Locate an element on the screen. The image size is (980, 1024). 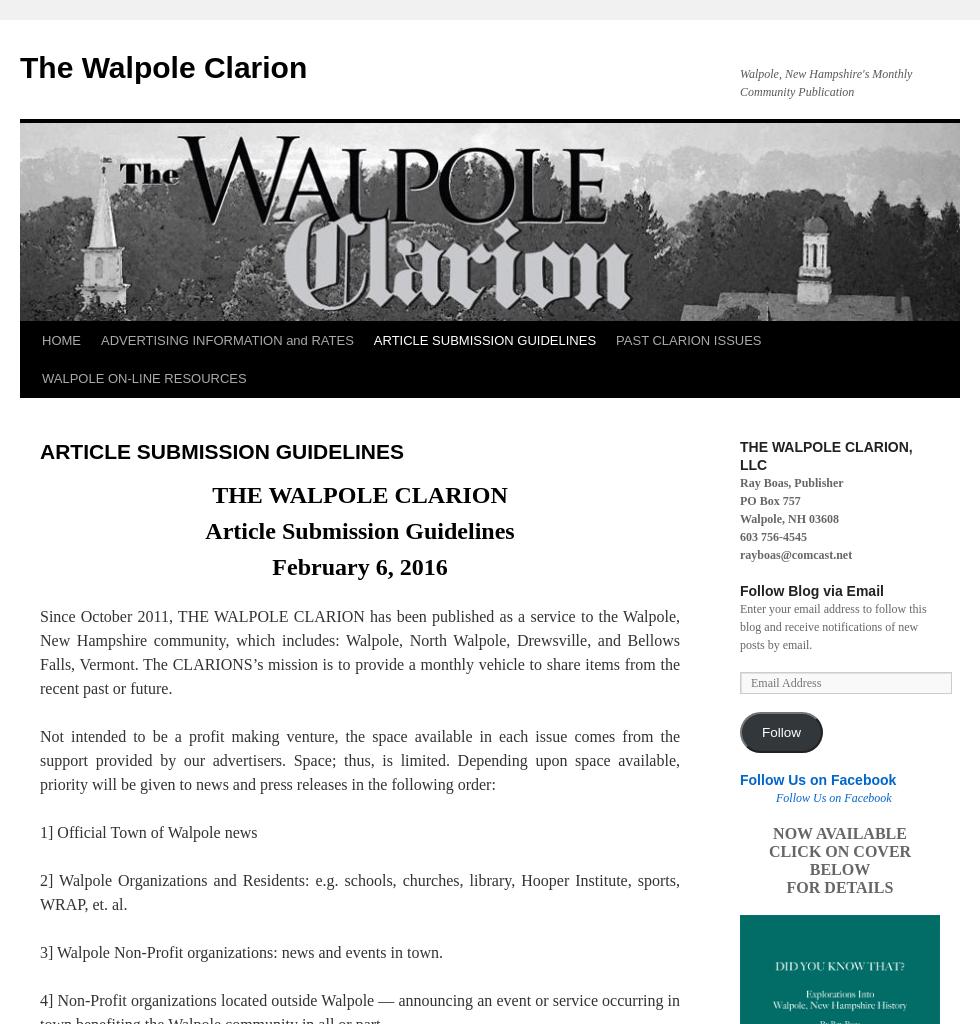
'Ray Boas, Publisher' is located at coordinates (791, 482).